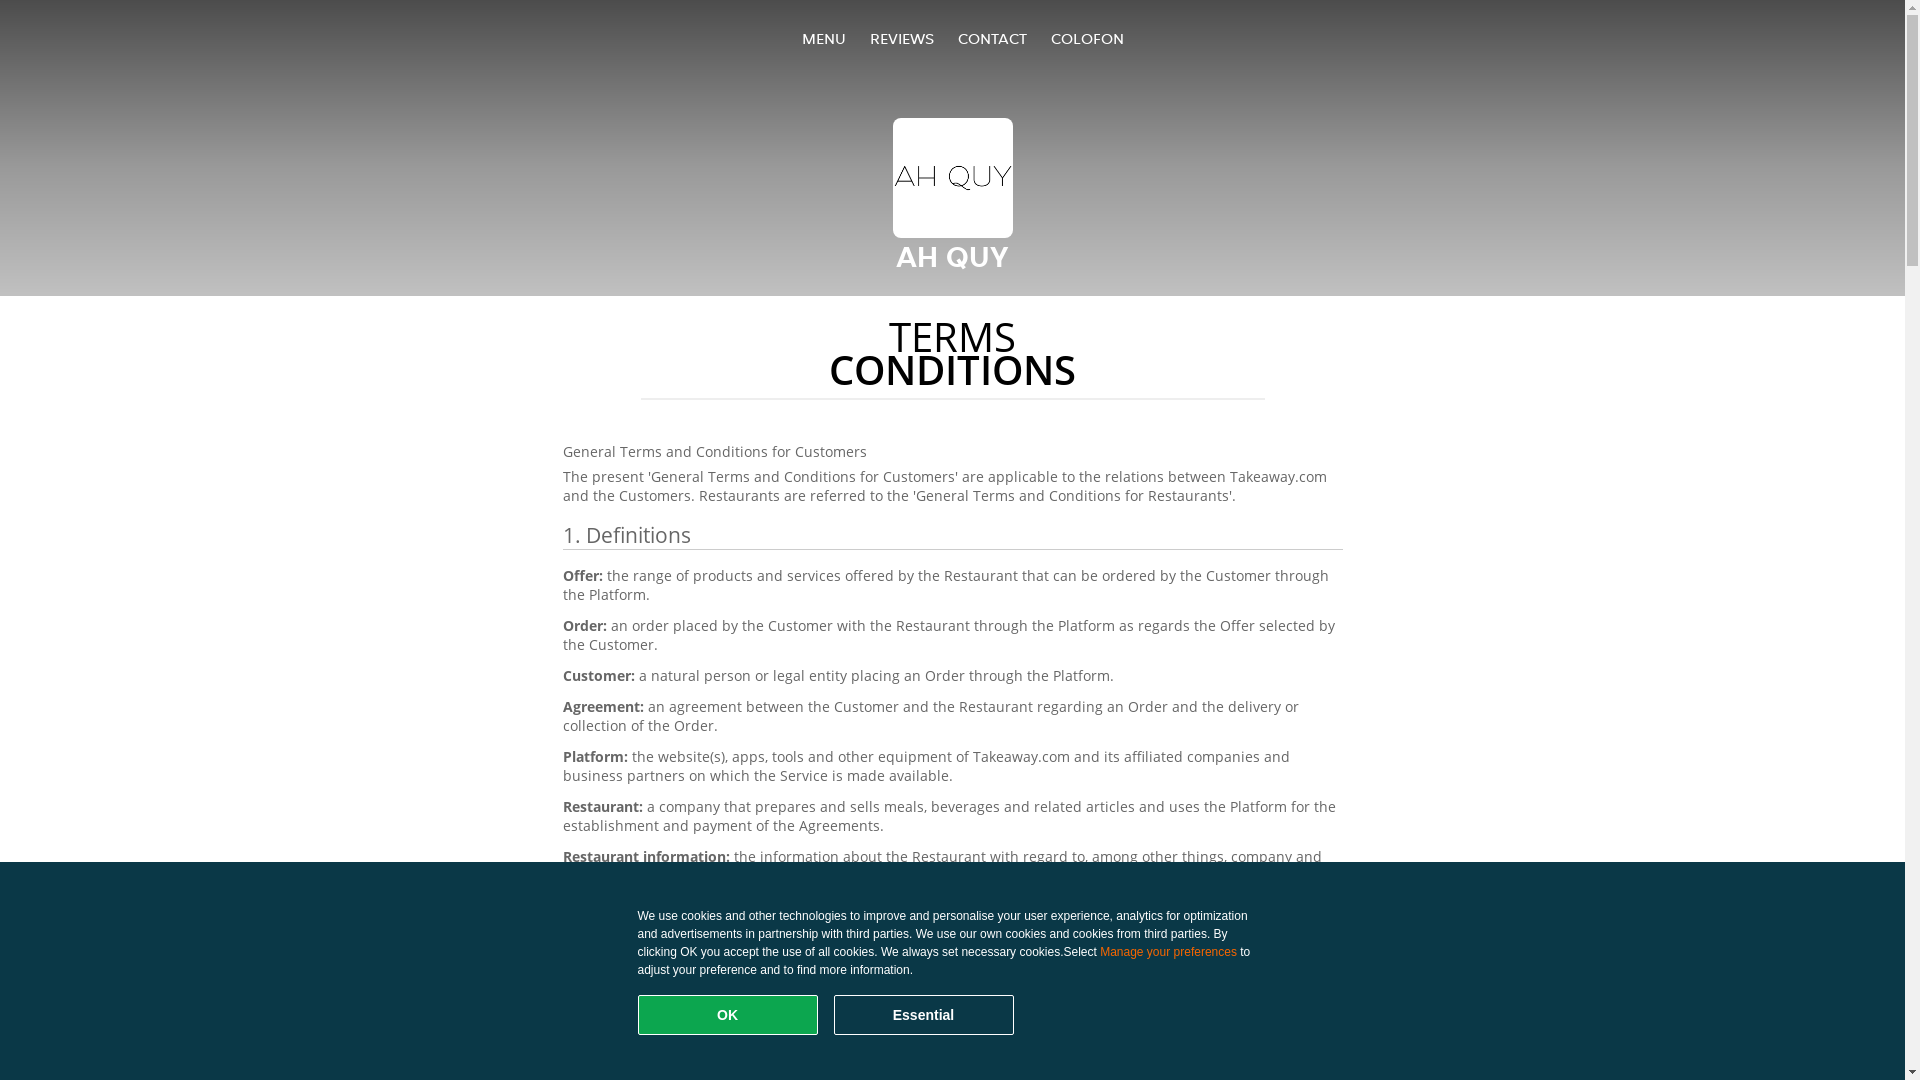 This screenshot has height=1080, width=1920. I want to click on 'Manage your preferences', so click(1168, 951).